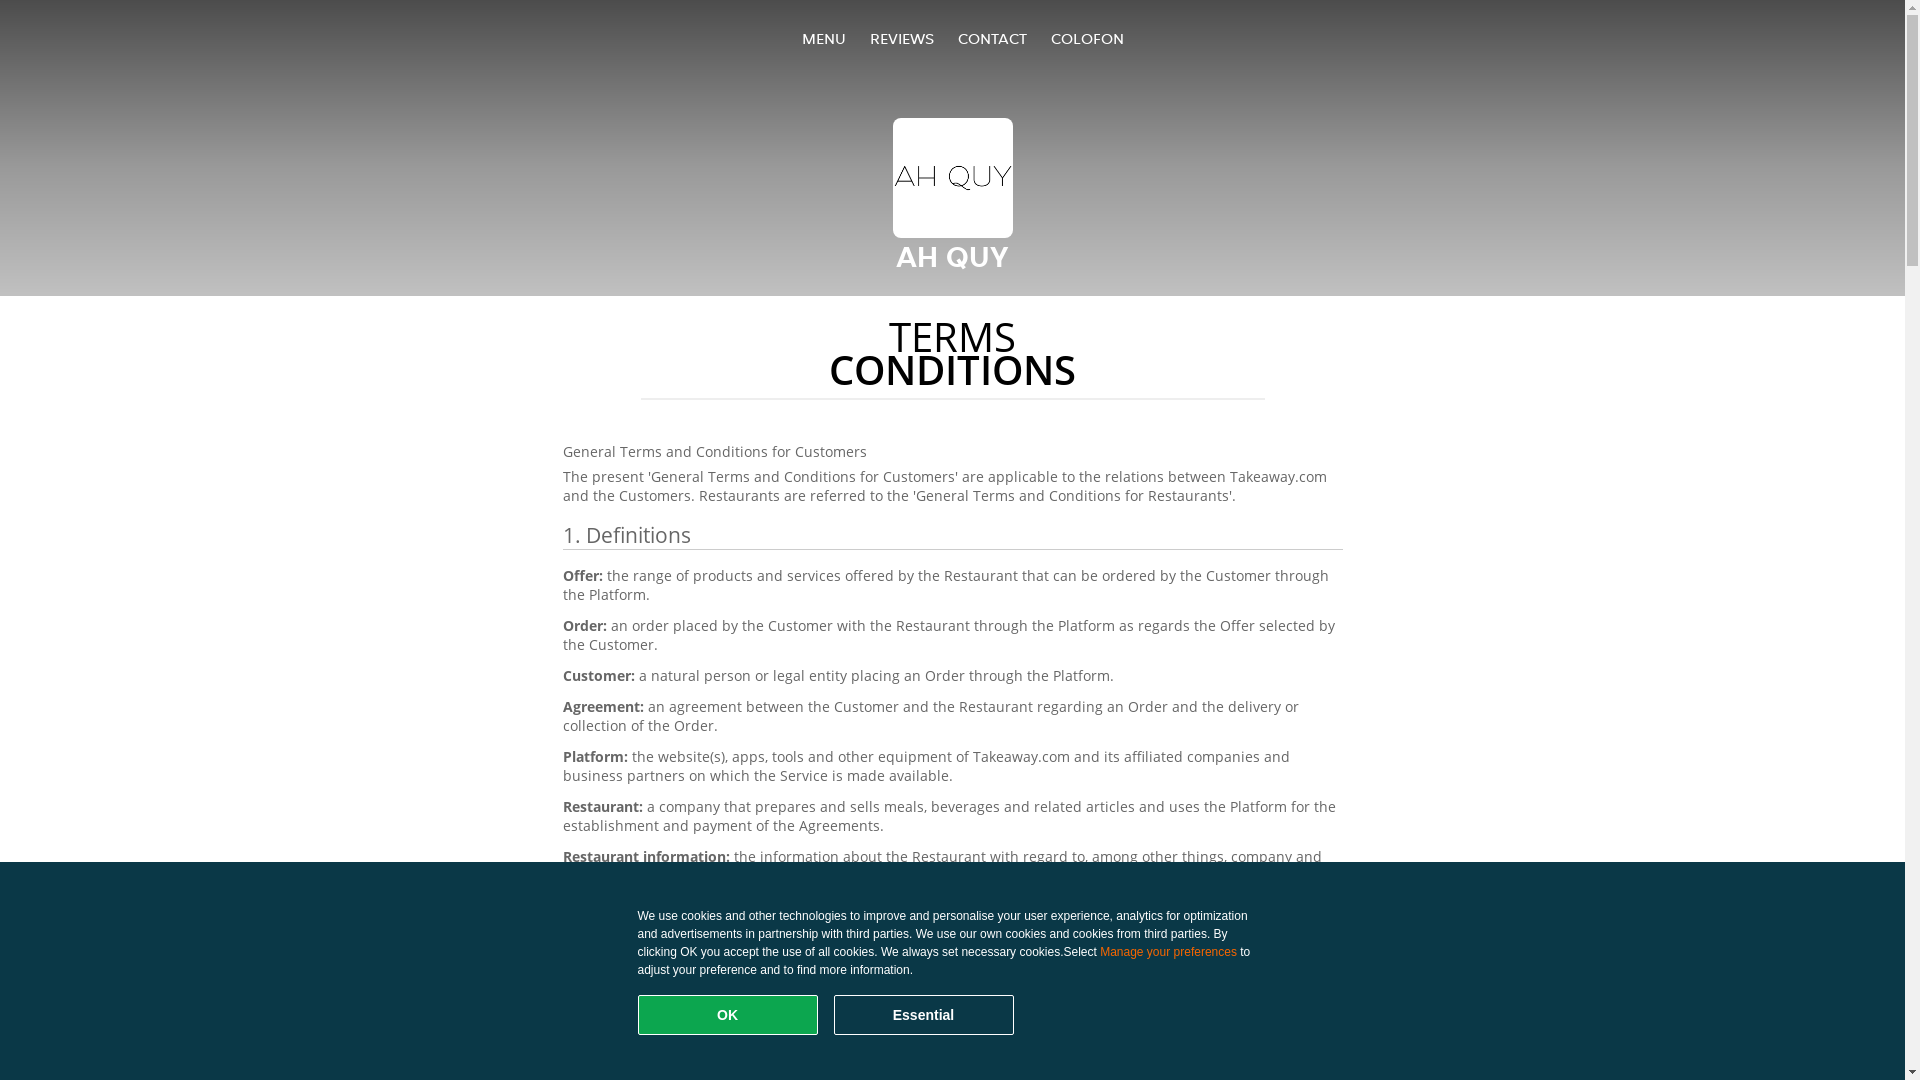 This screenshot has height=1080, width=1920. I want to click on 'Manage your preferences', so click(1168, 951).